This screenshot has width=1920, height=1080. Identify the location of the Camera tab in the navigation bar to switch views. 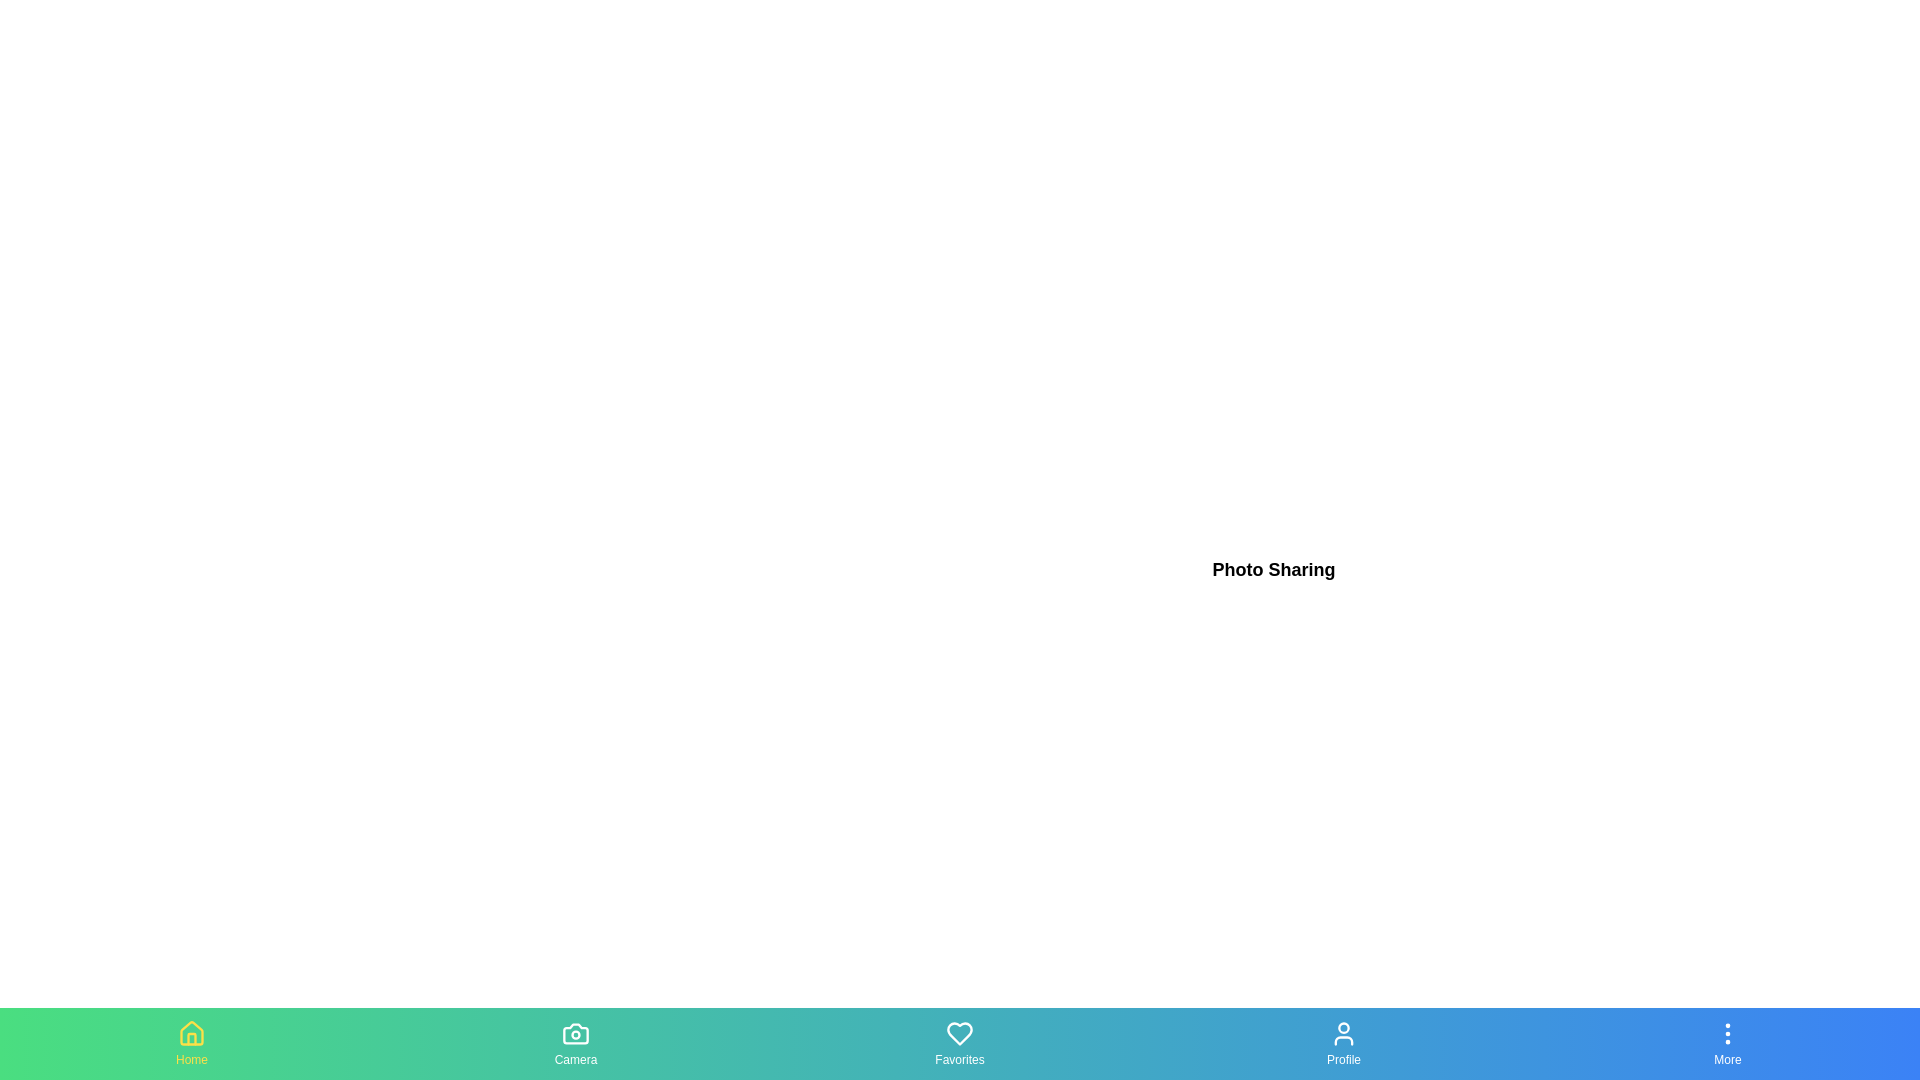
(575, 1043).